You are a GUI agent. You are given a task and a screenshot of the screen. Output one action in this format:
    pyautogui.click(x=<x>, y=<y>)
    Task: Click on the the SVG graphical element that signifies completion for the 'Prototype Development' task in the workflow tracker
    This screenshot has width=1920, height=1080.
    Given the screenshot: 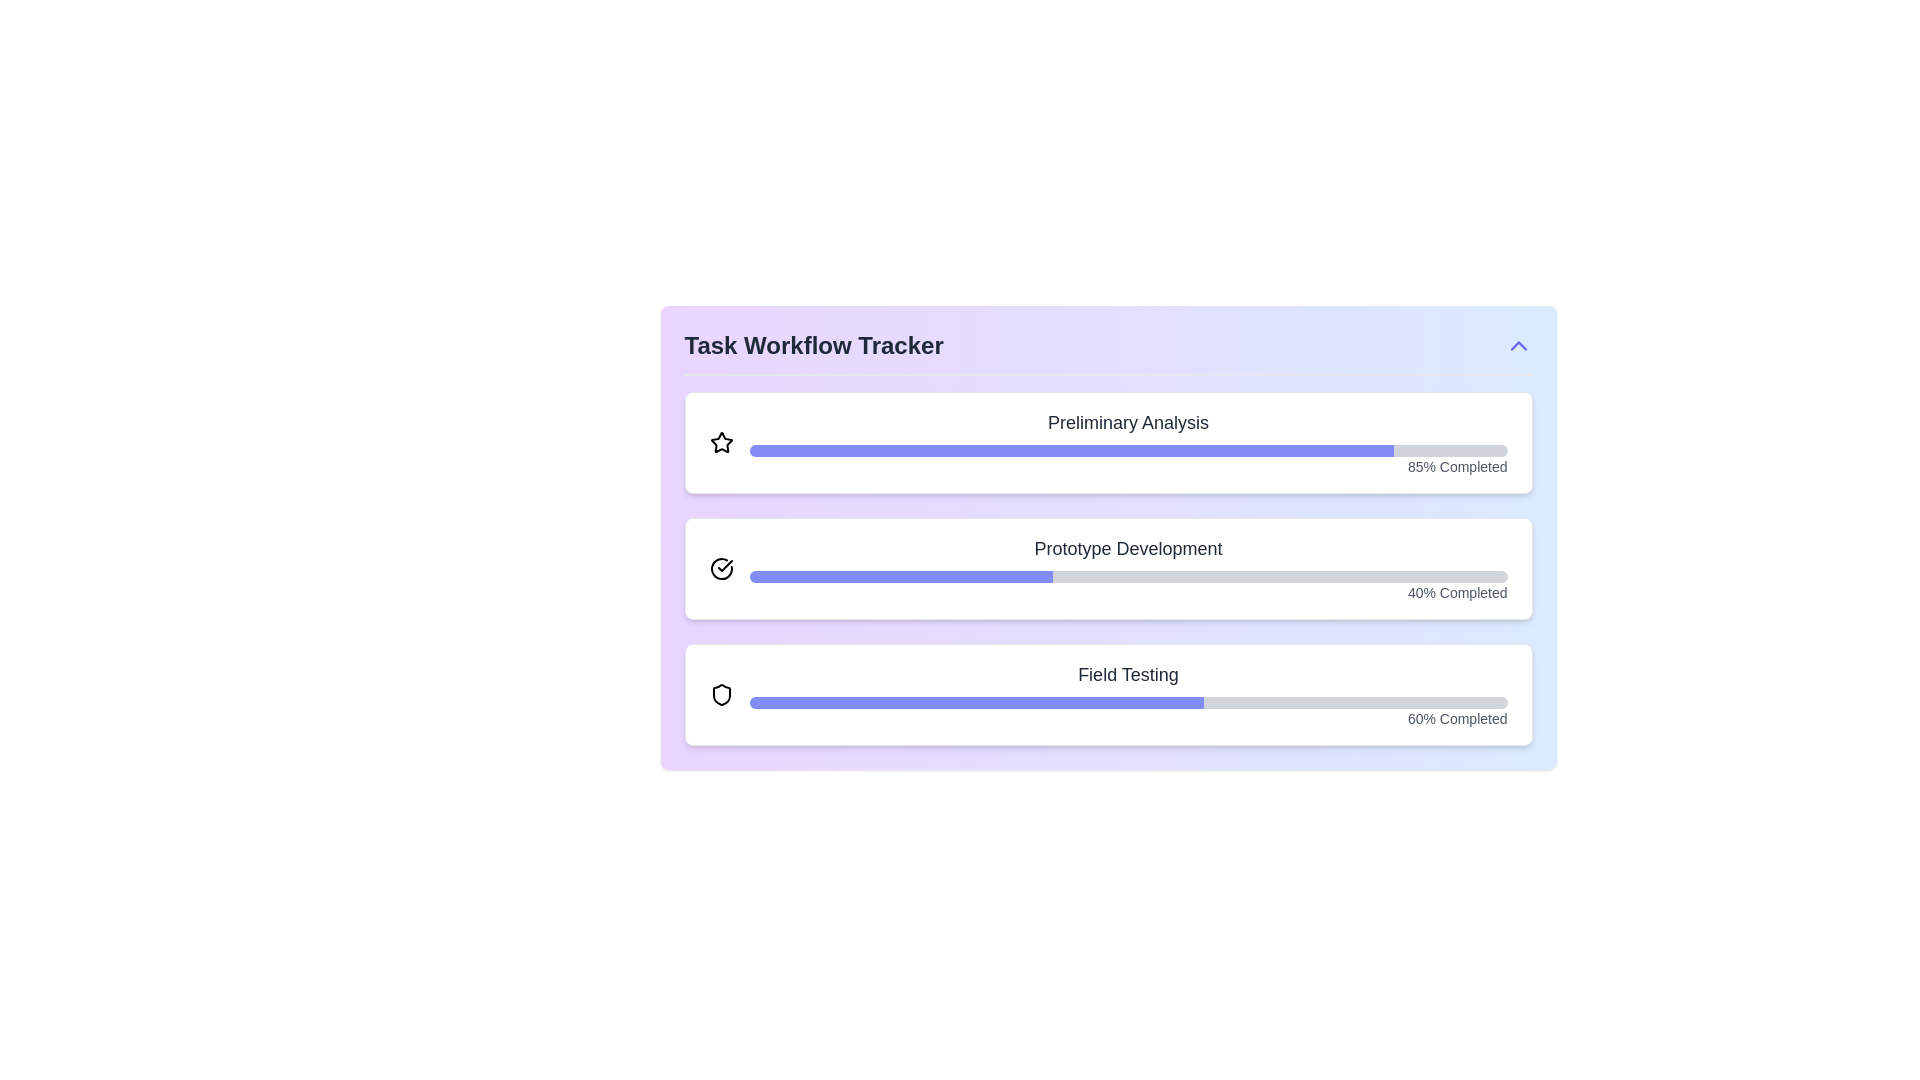 What is the action you would take?
    pyautogui.click(x=723, y=566)
    